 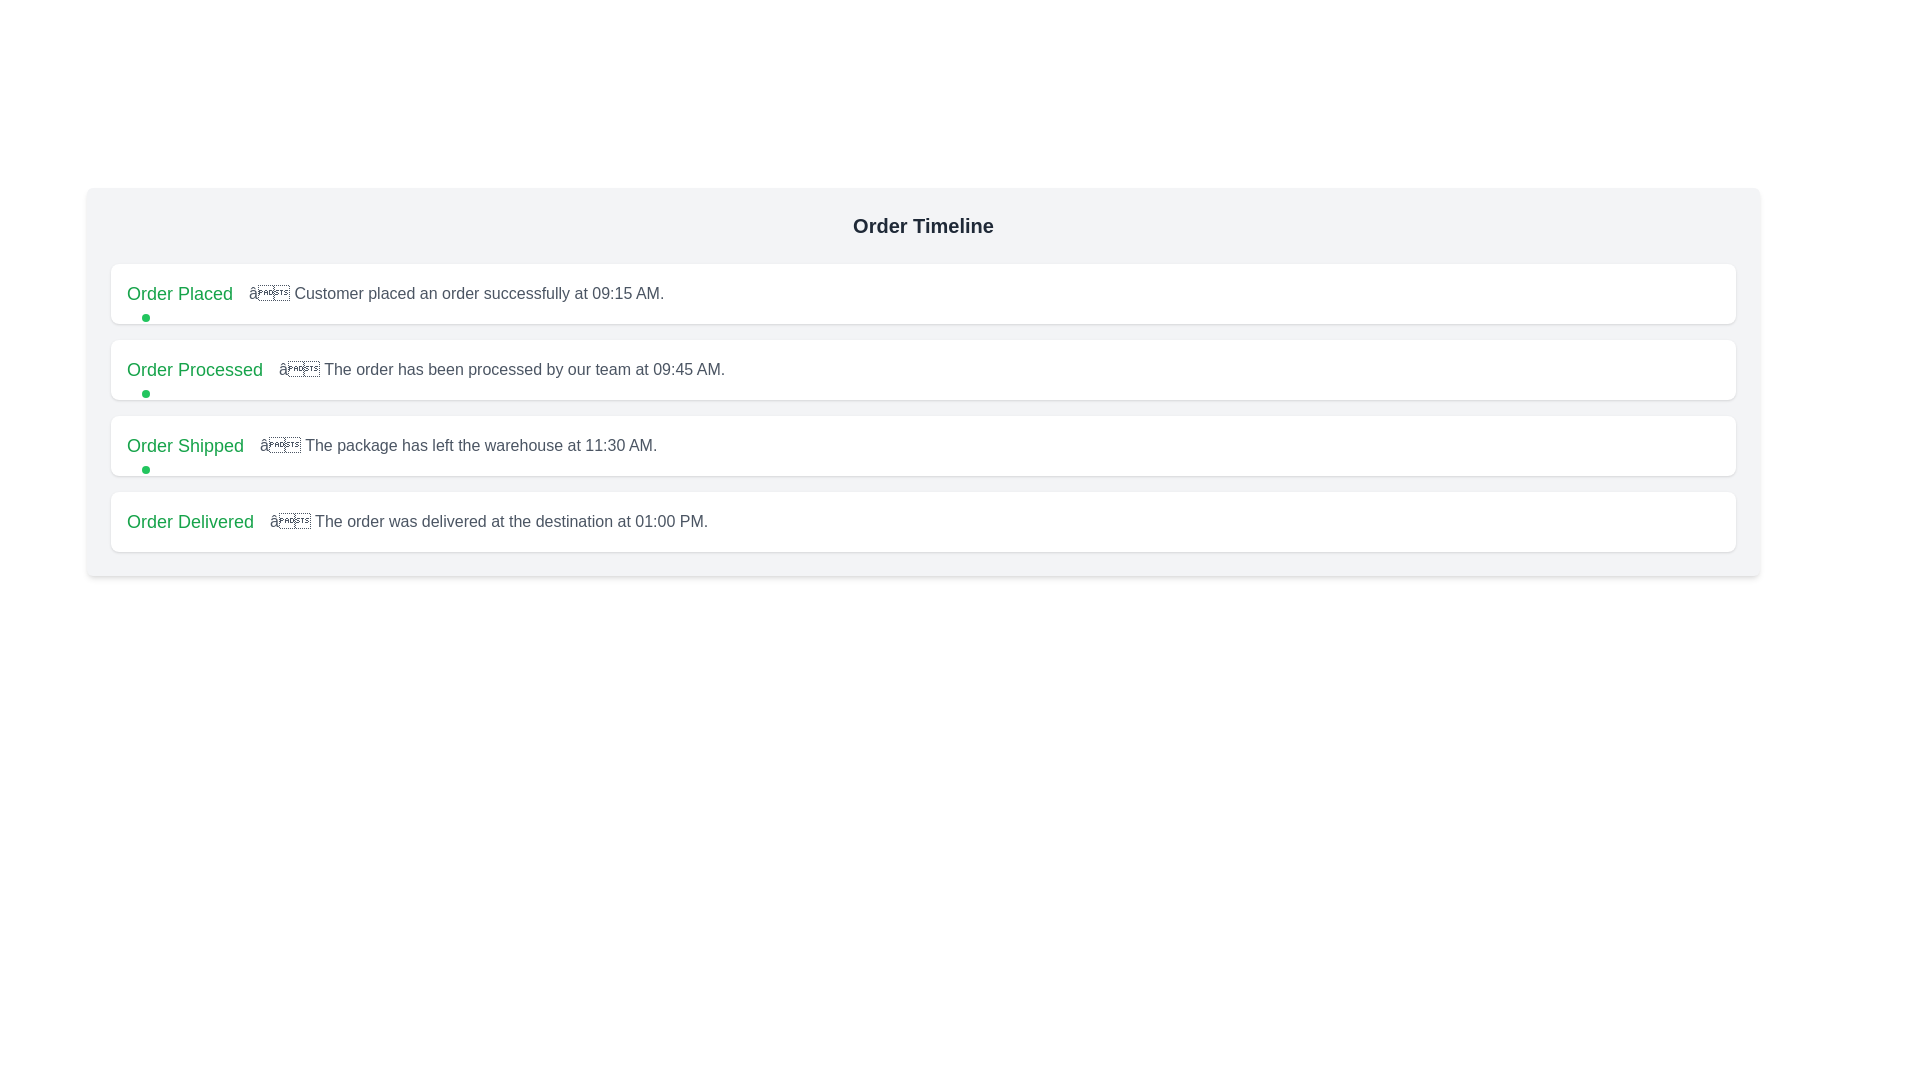 What do you see at coordinates (489, 520) in the screenshot?
I see `static text displaying the message '– The order was delivered at the destination at 01:00 PM.' which is styled in gray and is located below the green heading 'Order Delivered' in the order status timeline` at bounding box center [489, 520].